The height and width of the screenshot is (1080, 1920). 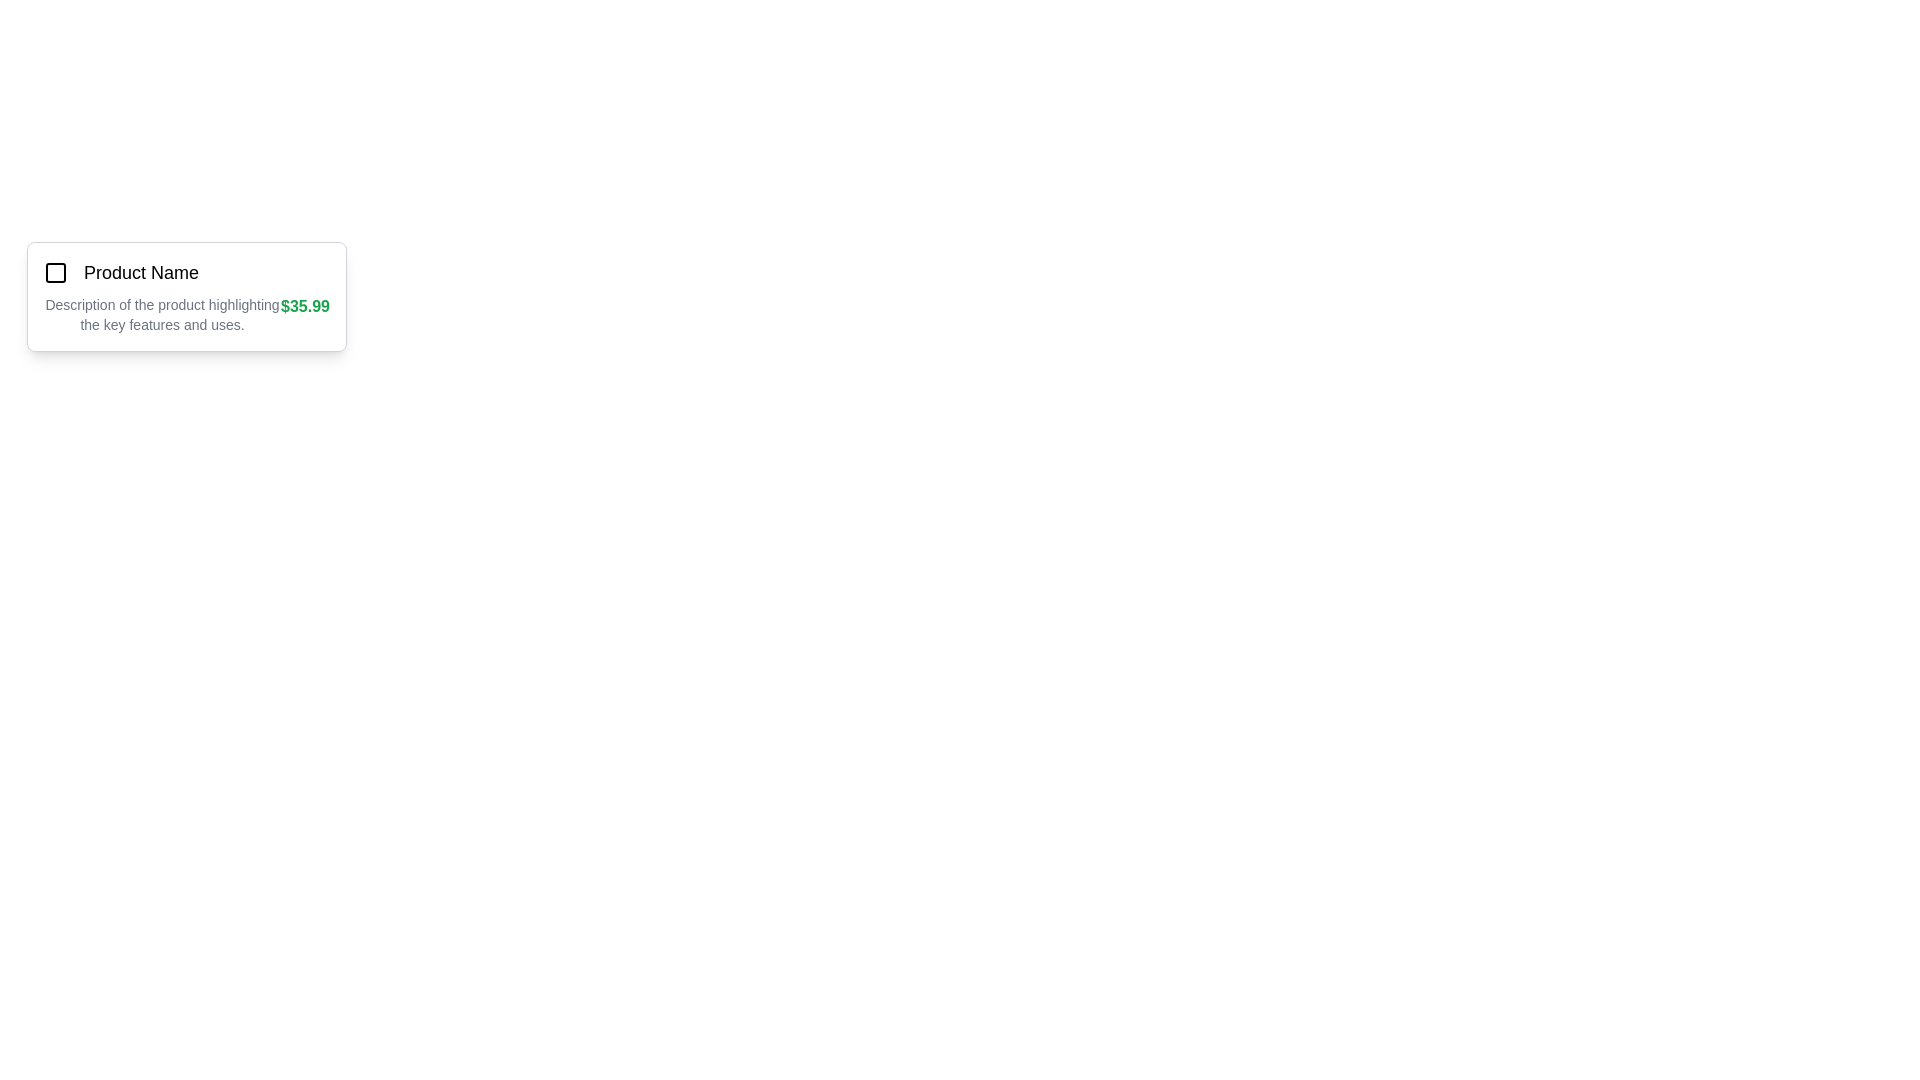 What do you see at coordinates (162, 315) in the screenshot?
I see `the static text element that describes the product's key features, which is styled in gray and located beneath the product name and to the left of the price` at bounding box center [162, 315].